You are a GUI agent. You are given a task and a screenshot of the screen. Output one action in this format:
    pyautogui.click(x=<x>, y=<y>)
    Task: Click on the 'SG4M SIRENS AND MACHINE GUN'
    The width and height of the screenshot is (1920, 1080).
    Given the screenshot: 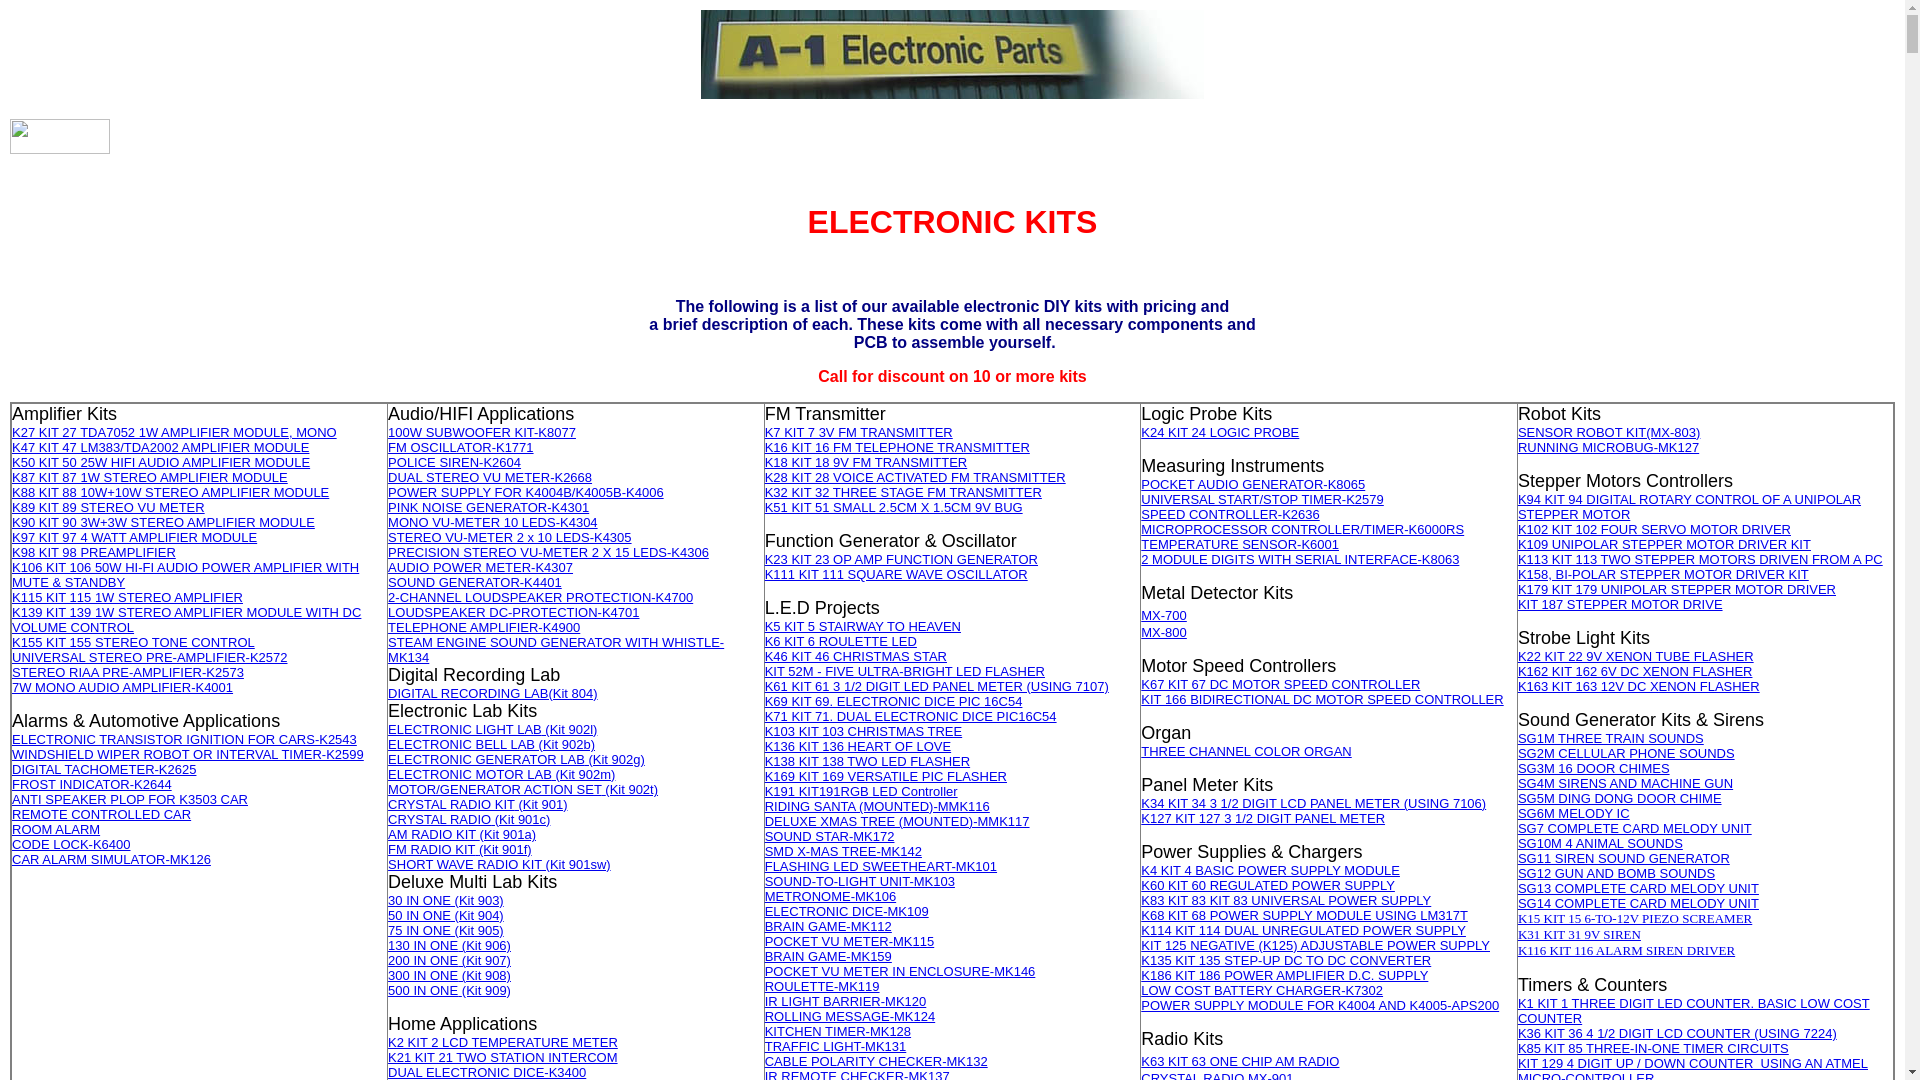 What is the action you would take?
    pyautogui.click(x=1625, y=782)
    